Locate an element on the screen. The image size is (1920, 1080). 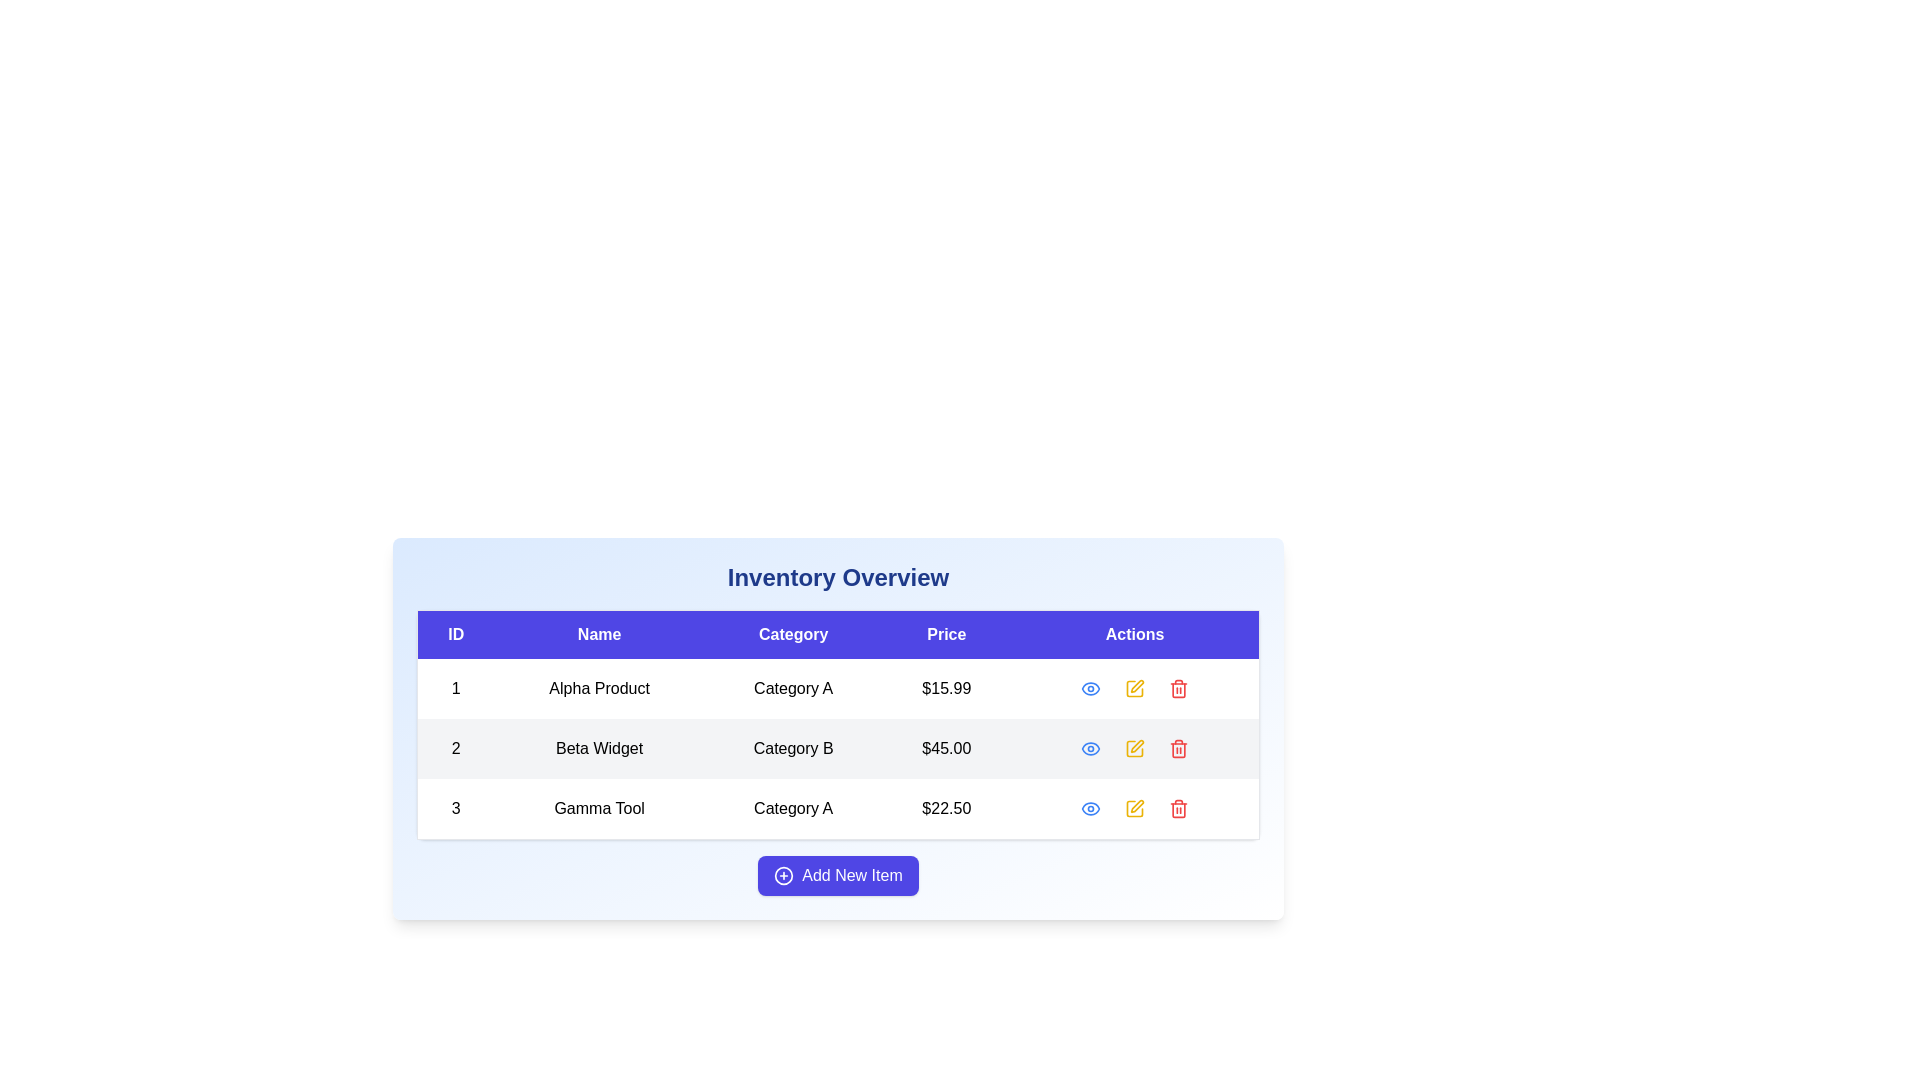
the yellow pencil icon button, which is the second button in the action row for the 'Beta Widget' is located at coordinates (1135, 748).